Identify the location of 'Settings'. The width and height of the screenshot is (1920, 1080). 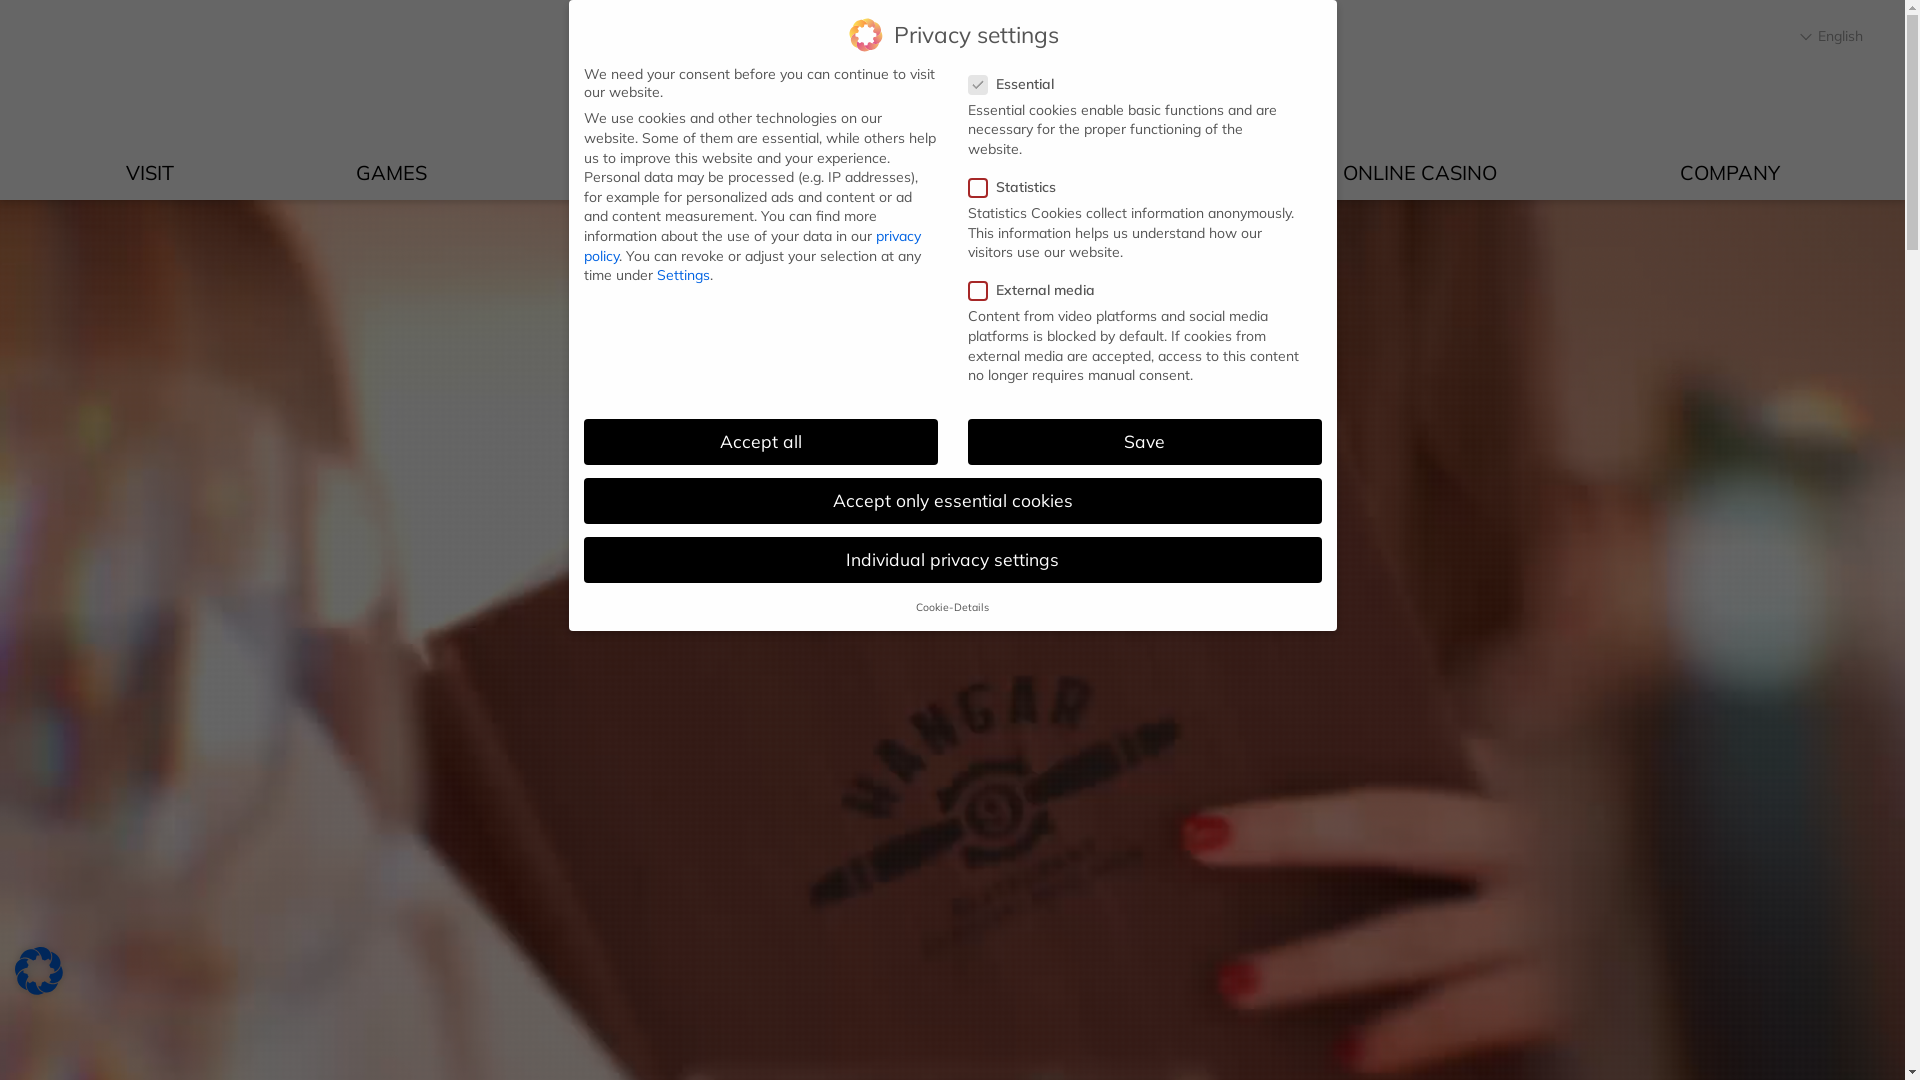
(682, 274).